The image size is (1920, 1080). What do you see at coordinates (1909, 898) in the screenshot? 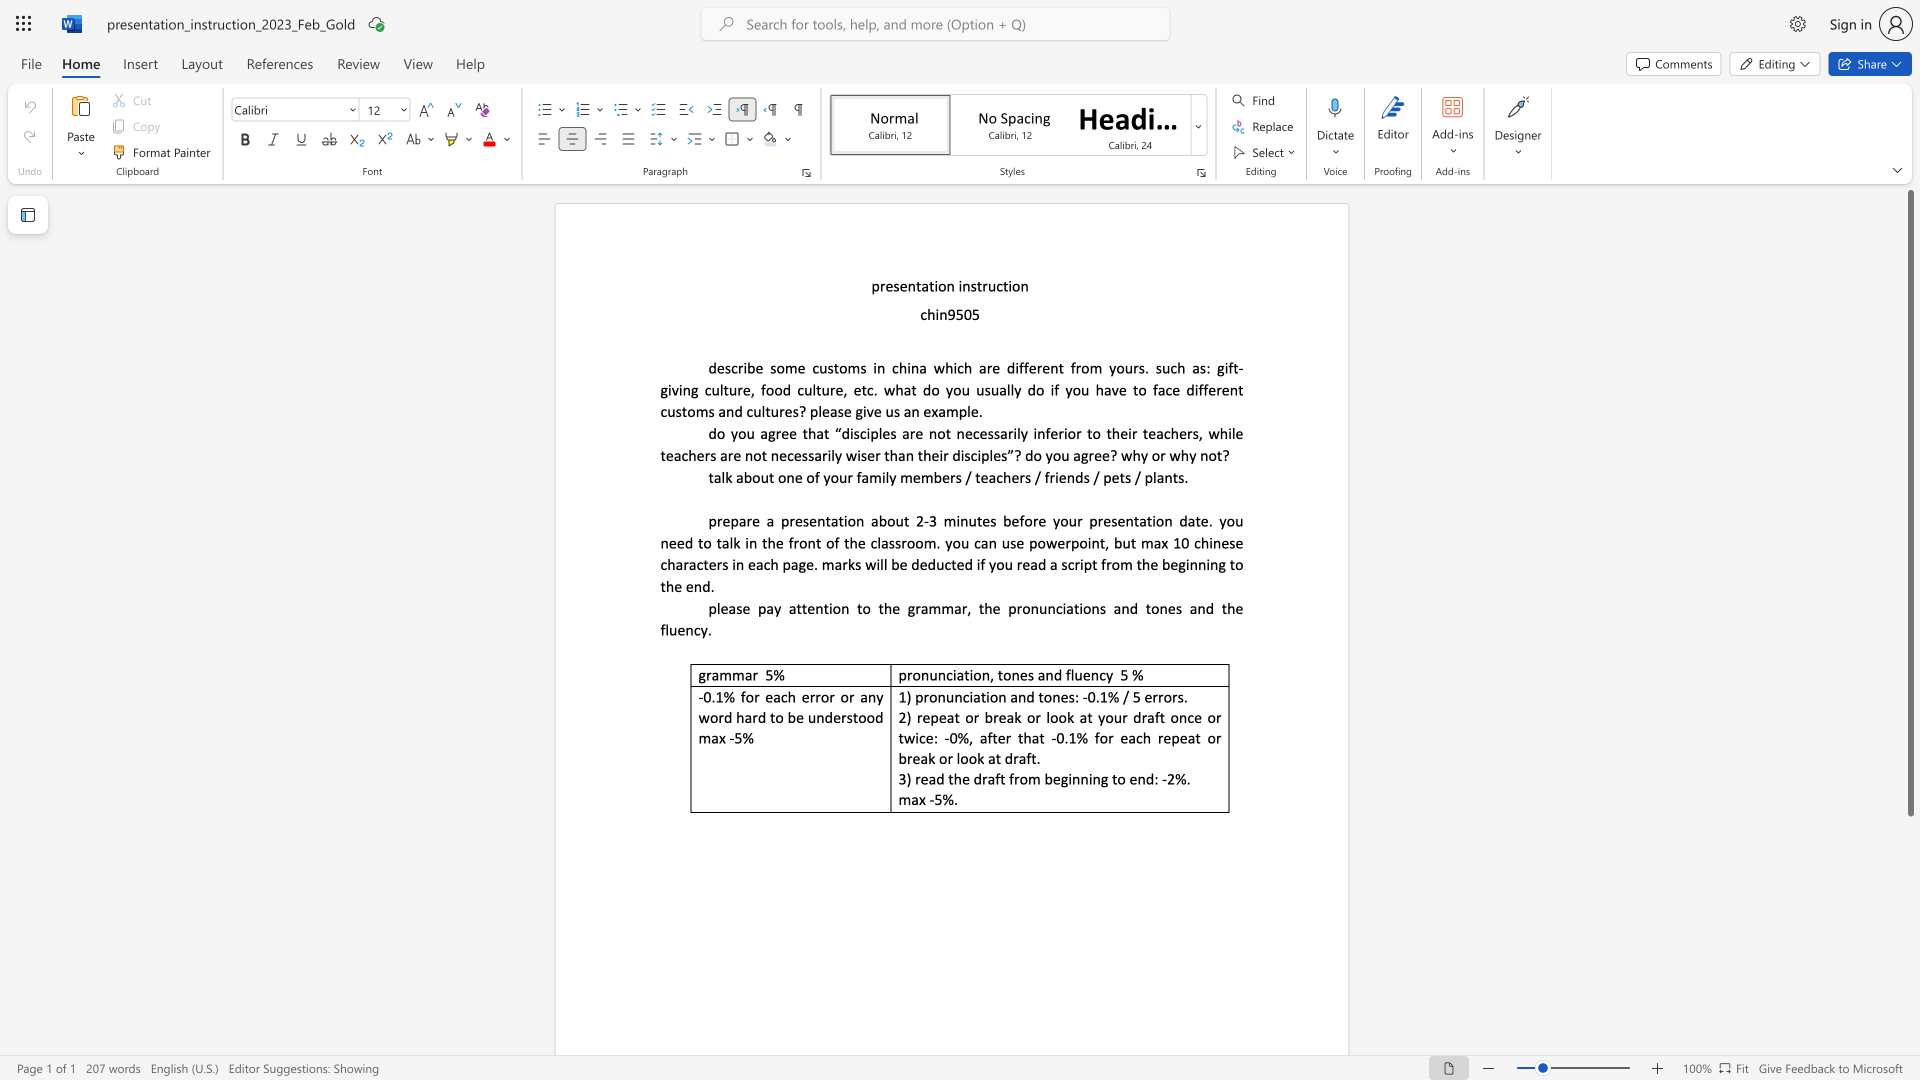
I see `the scrollbar on the right to shift the page lower` at bounding box center [1909, 898].